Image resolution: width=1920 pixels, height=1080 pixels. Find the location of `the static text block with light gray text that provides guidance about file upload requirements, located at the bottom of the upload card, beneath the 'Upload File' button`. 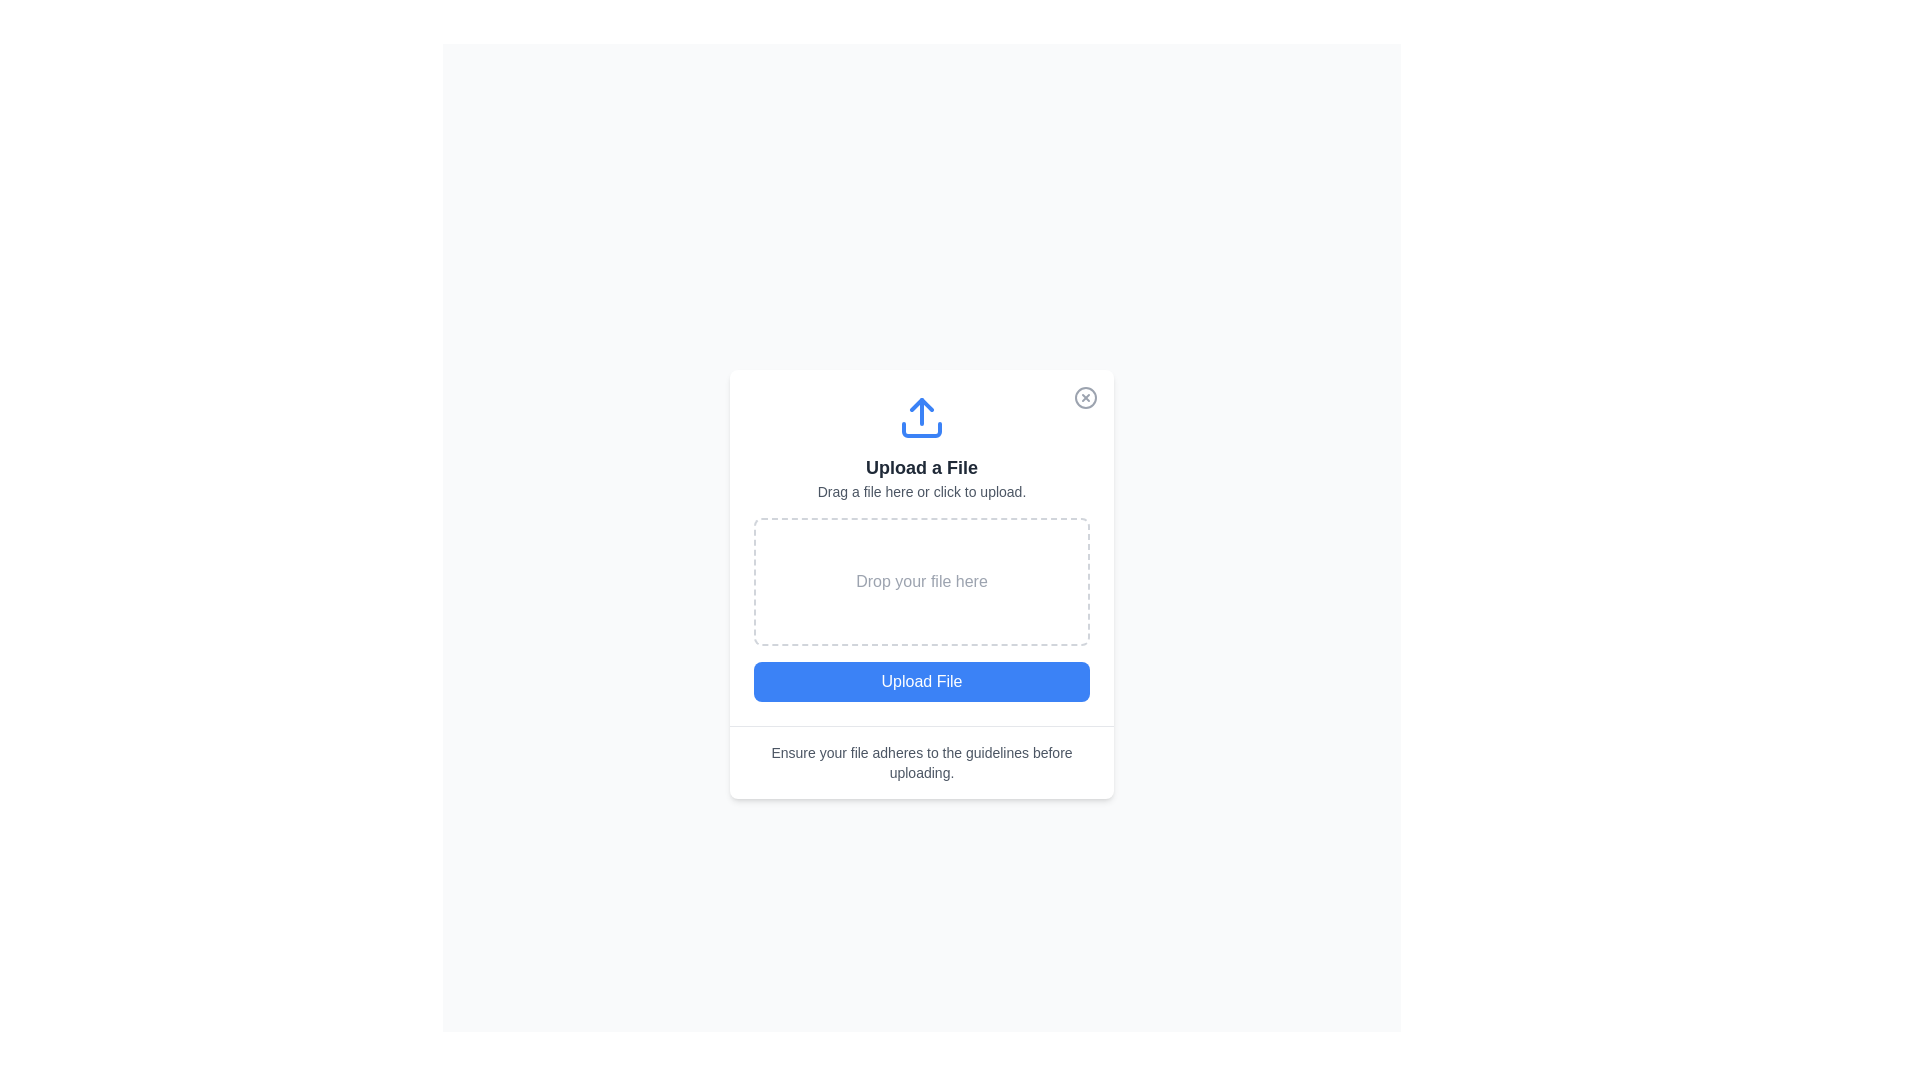

the static text block with light gray text that provides guidance about file upload requirements, located at the bottom of the upload card, beneath the 'Upload File' button is located at coordinates (920, 762).